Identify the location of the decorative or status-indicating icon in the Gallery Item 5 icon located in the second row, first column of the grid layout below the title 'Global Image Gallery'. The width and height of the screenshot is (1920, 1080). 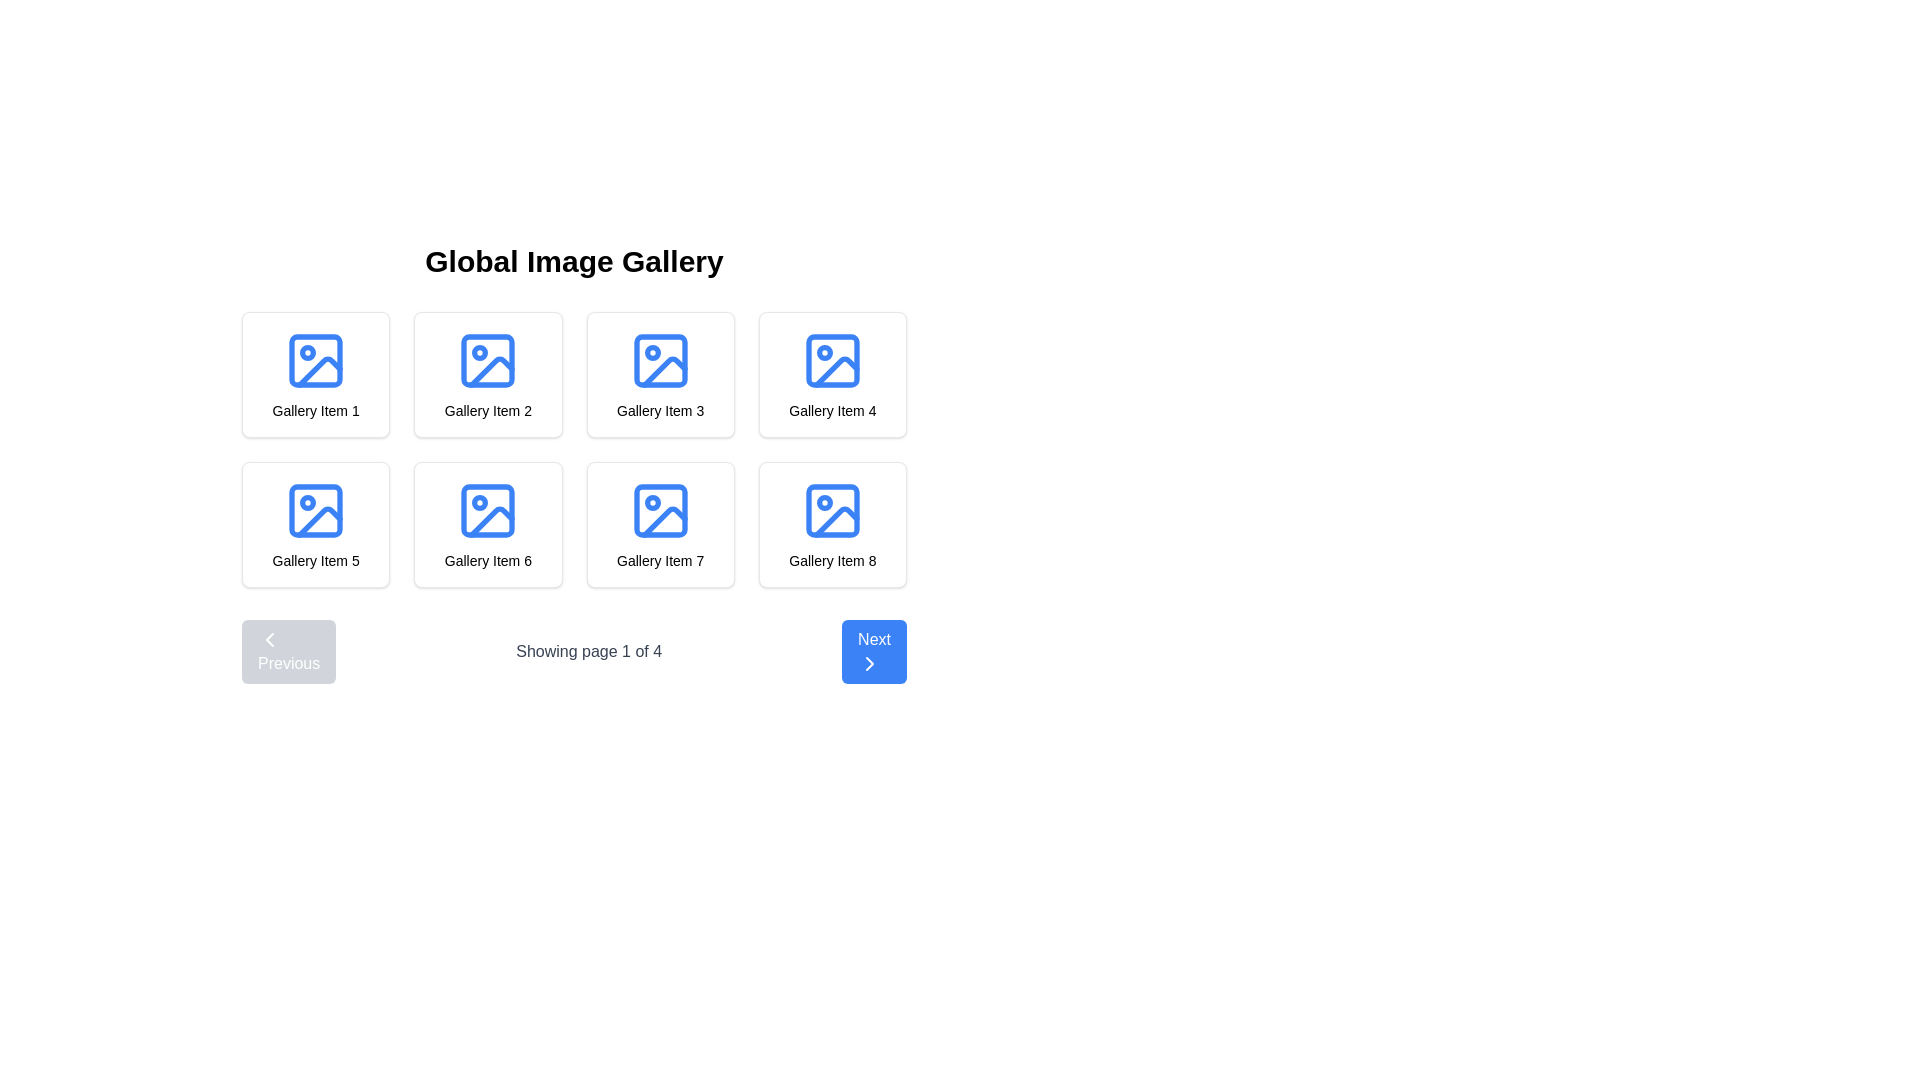
(307, 501).